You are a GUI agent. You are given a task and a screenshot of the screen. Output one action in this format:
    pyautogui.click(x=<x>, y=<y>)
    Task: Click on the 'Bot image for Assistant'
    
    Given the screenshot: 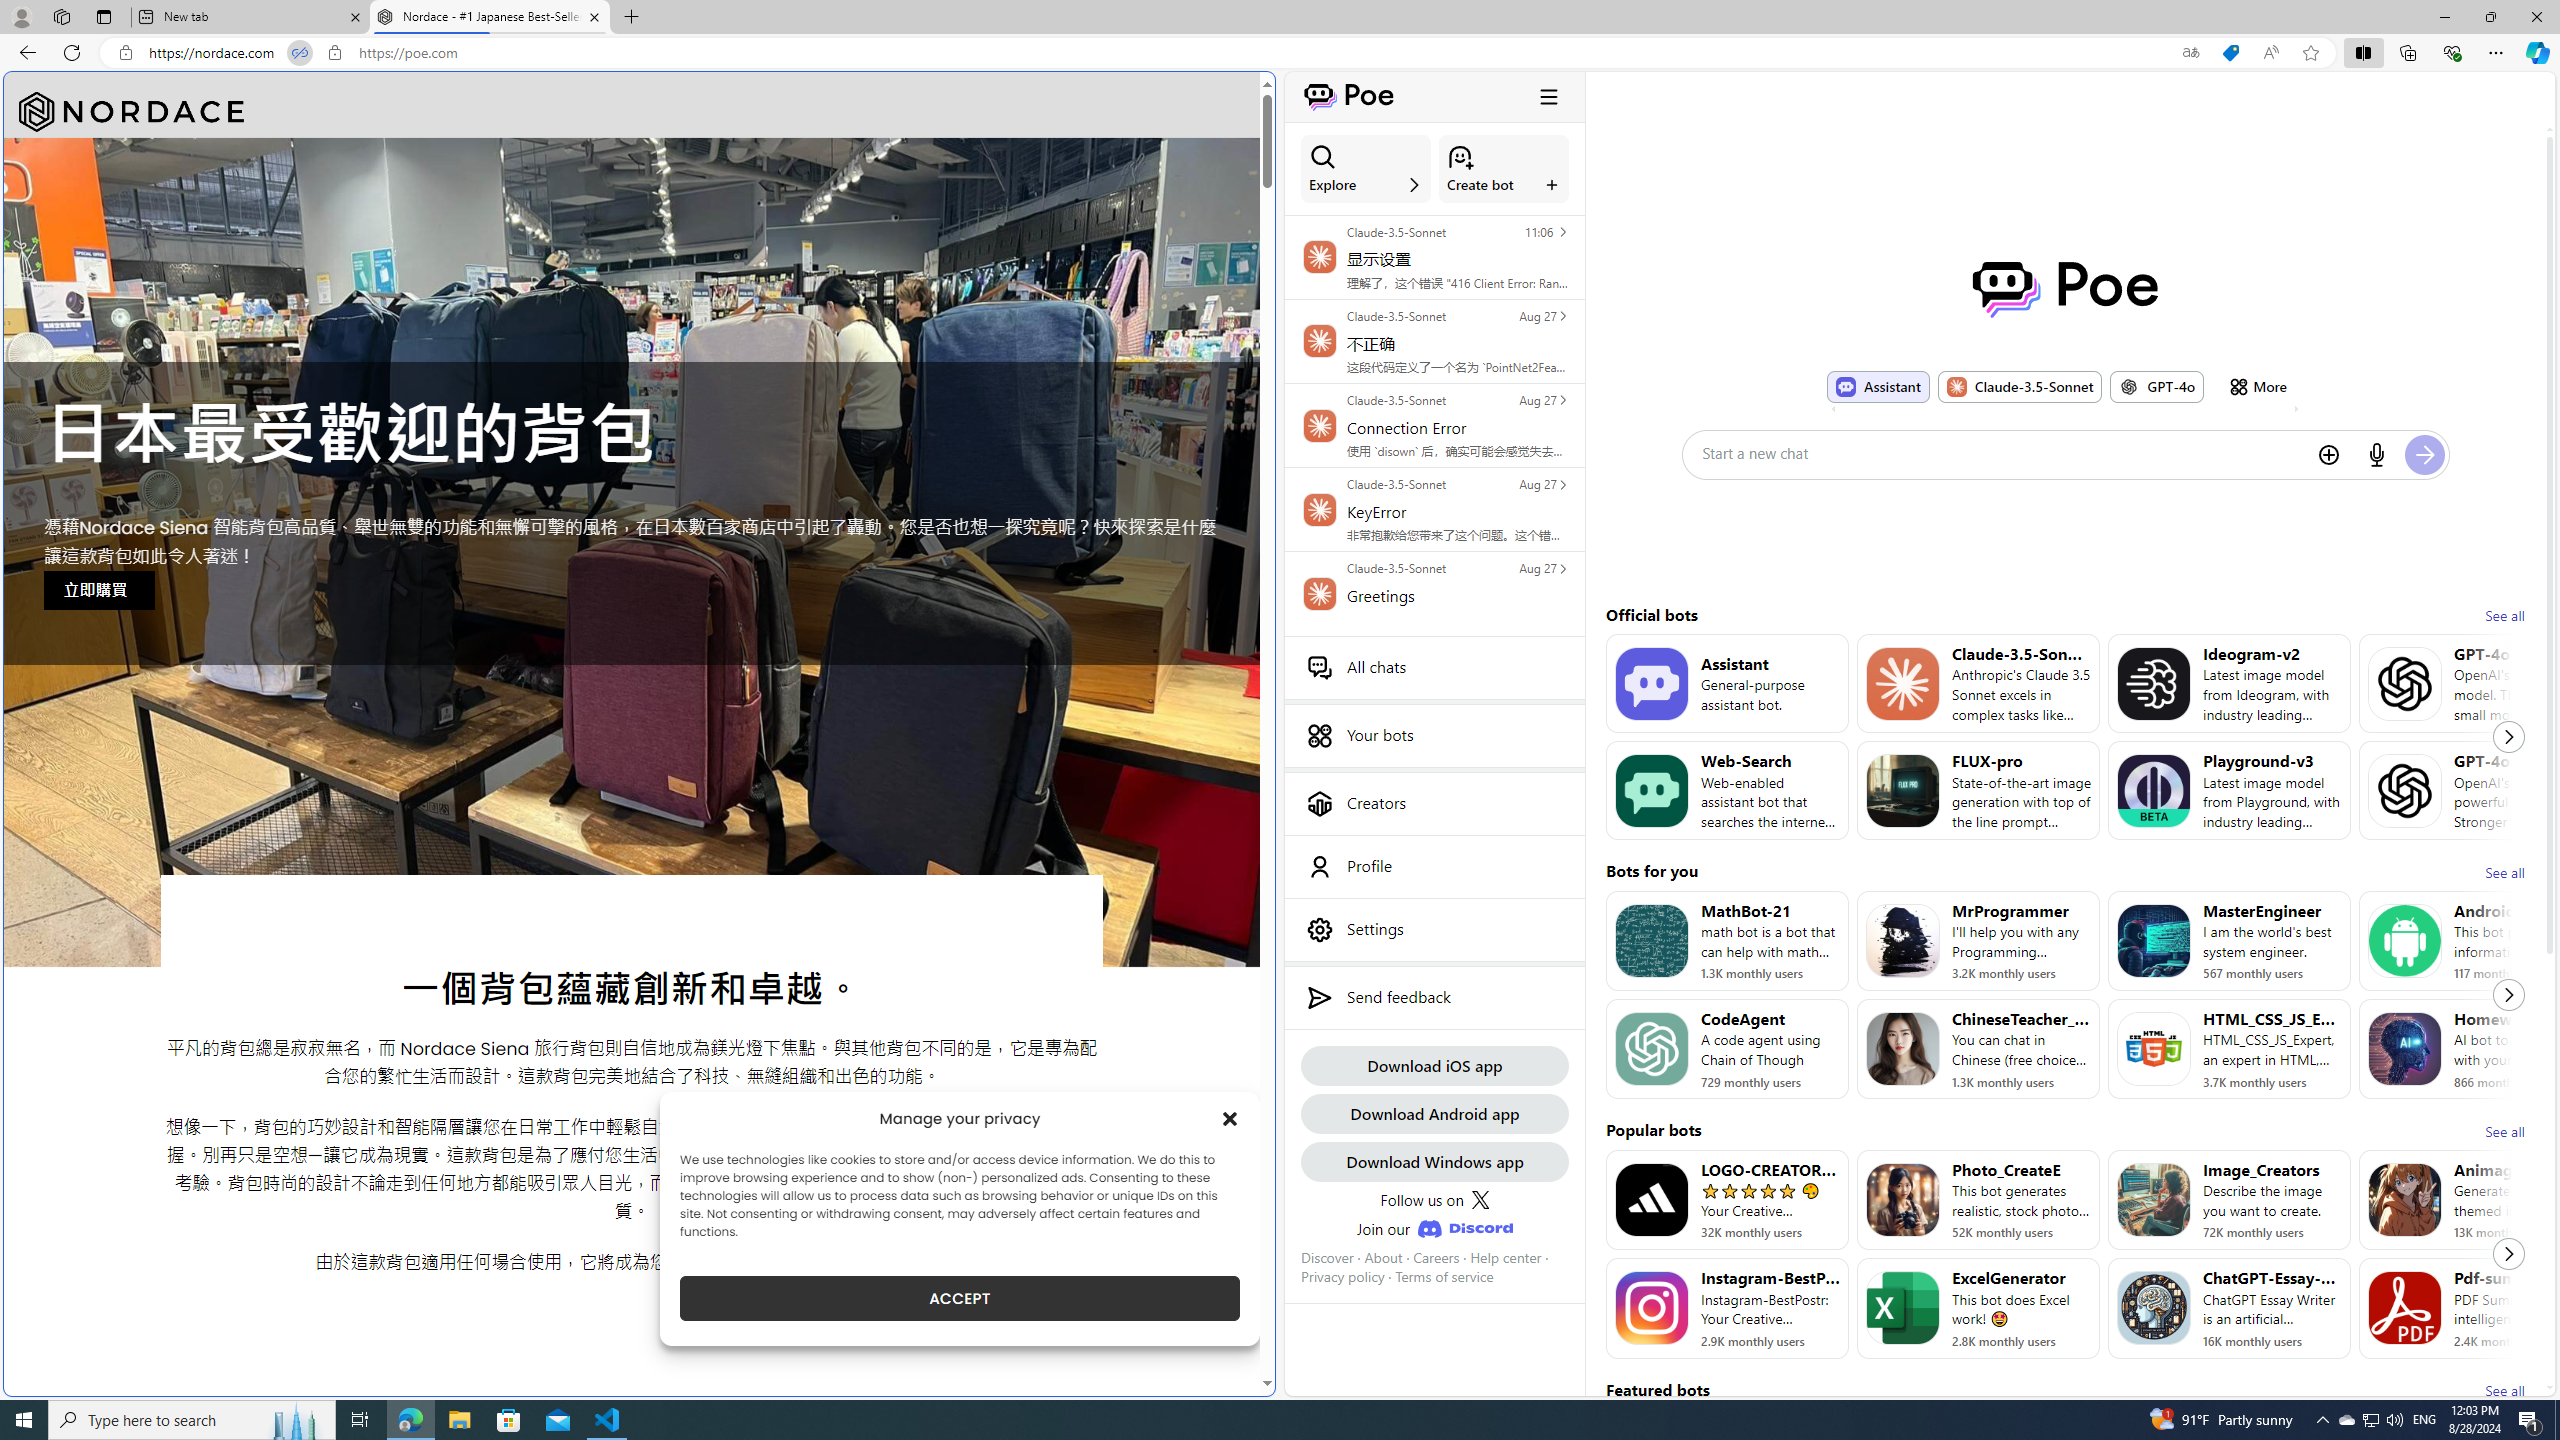 What is the action you would take?
    pyautogui.click(x=1650, y=682)
    